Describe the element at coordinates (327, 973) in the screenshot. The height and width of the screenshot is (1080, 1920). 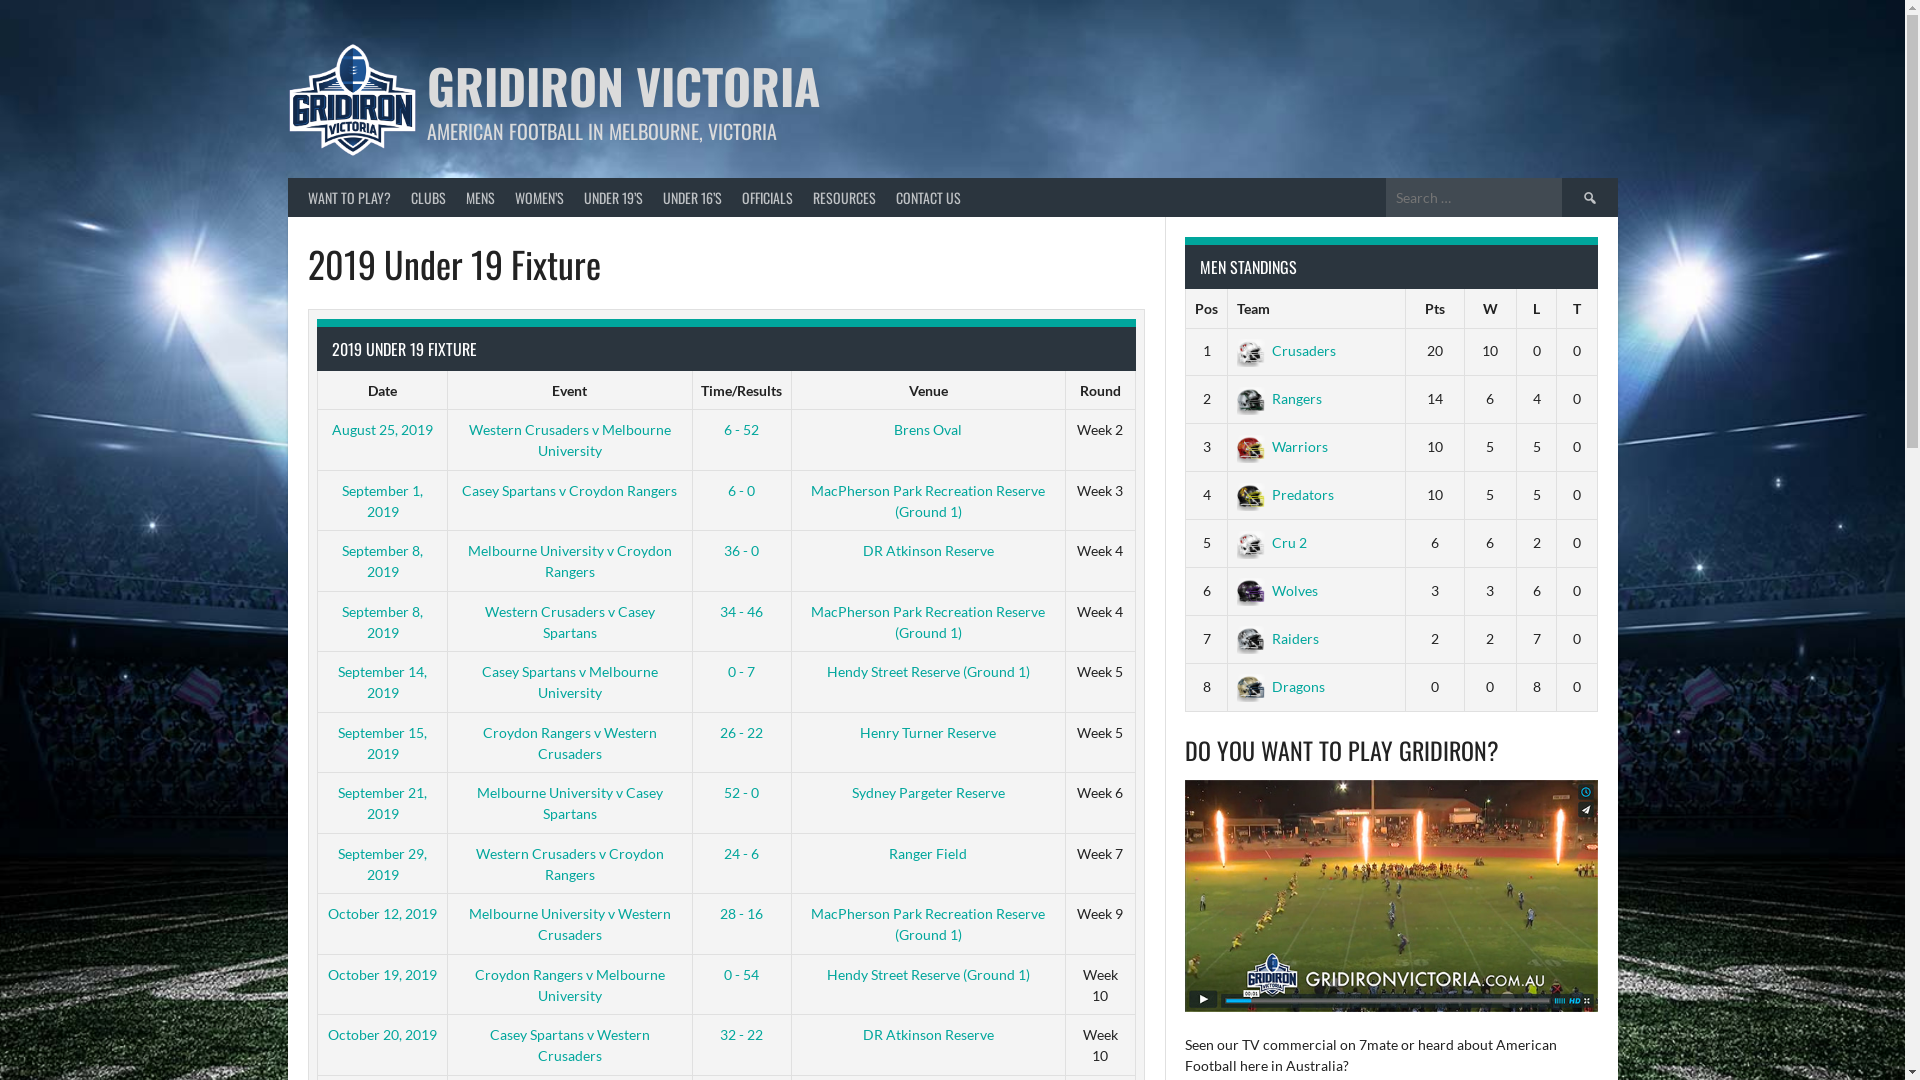
I see `'October 19, 2019'` at that location.